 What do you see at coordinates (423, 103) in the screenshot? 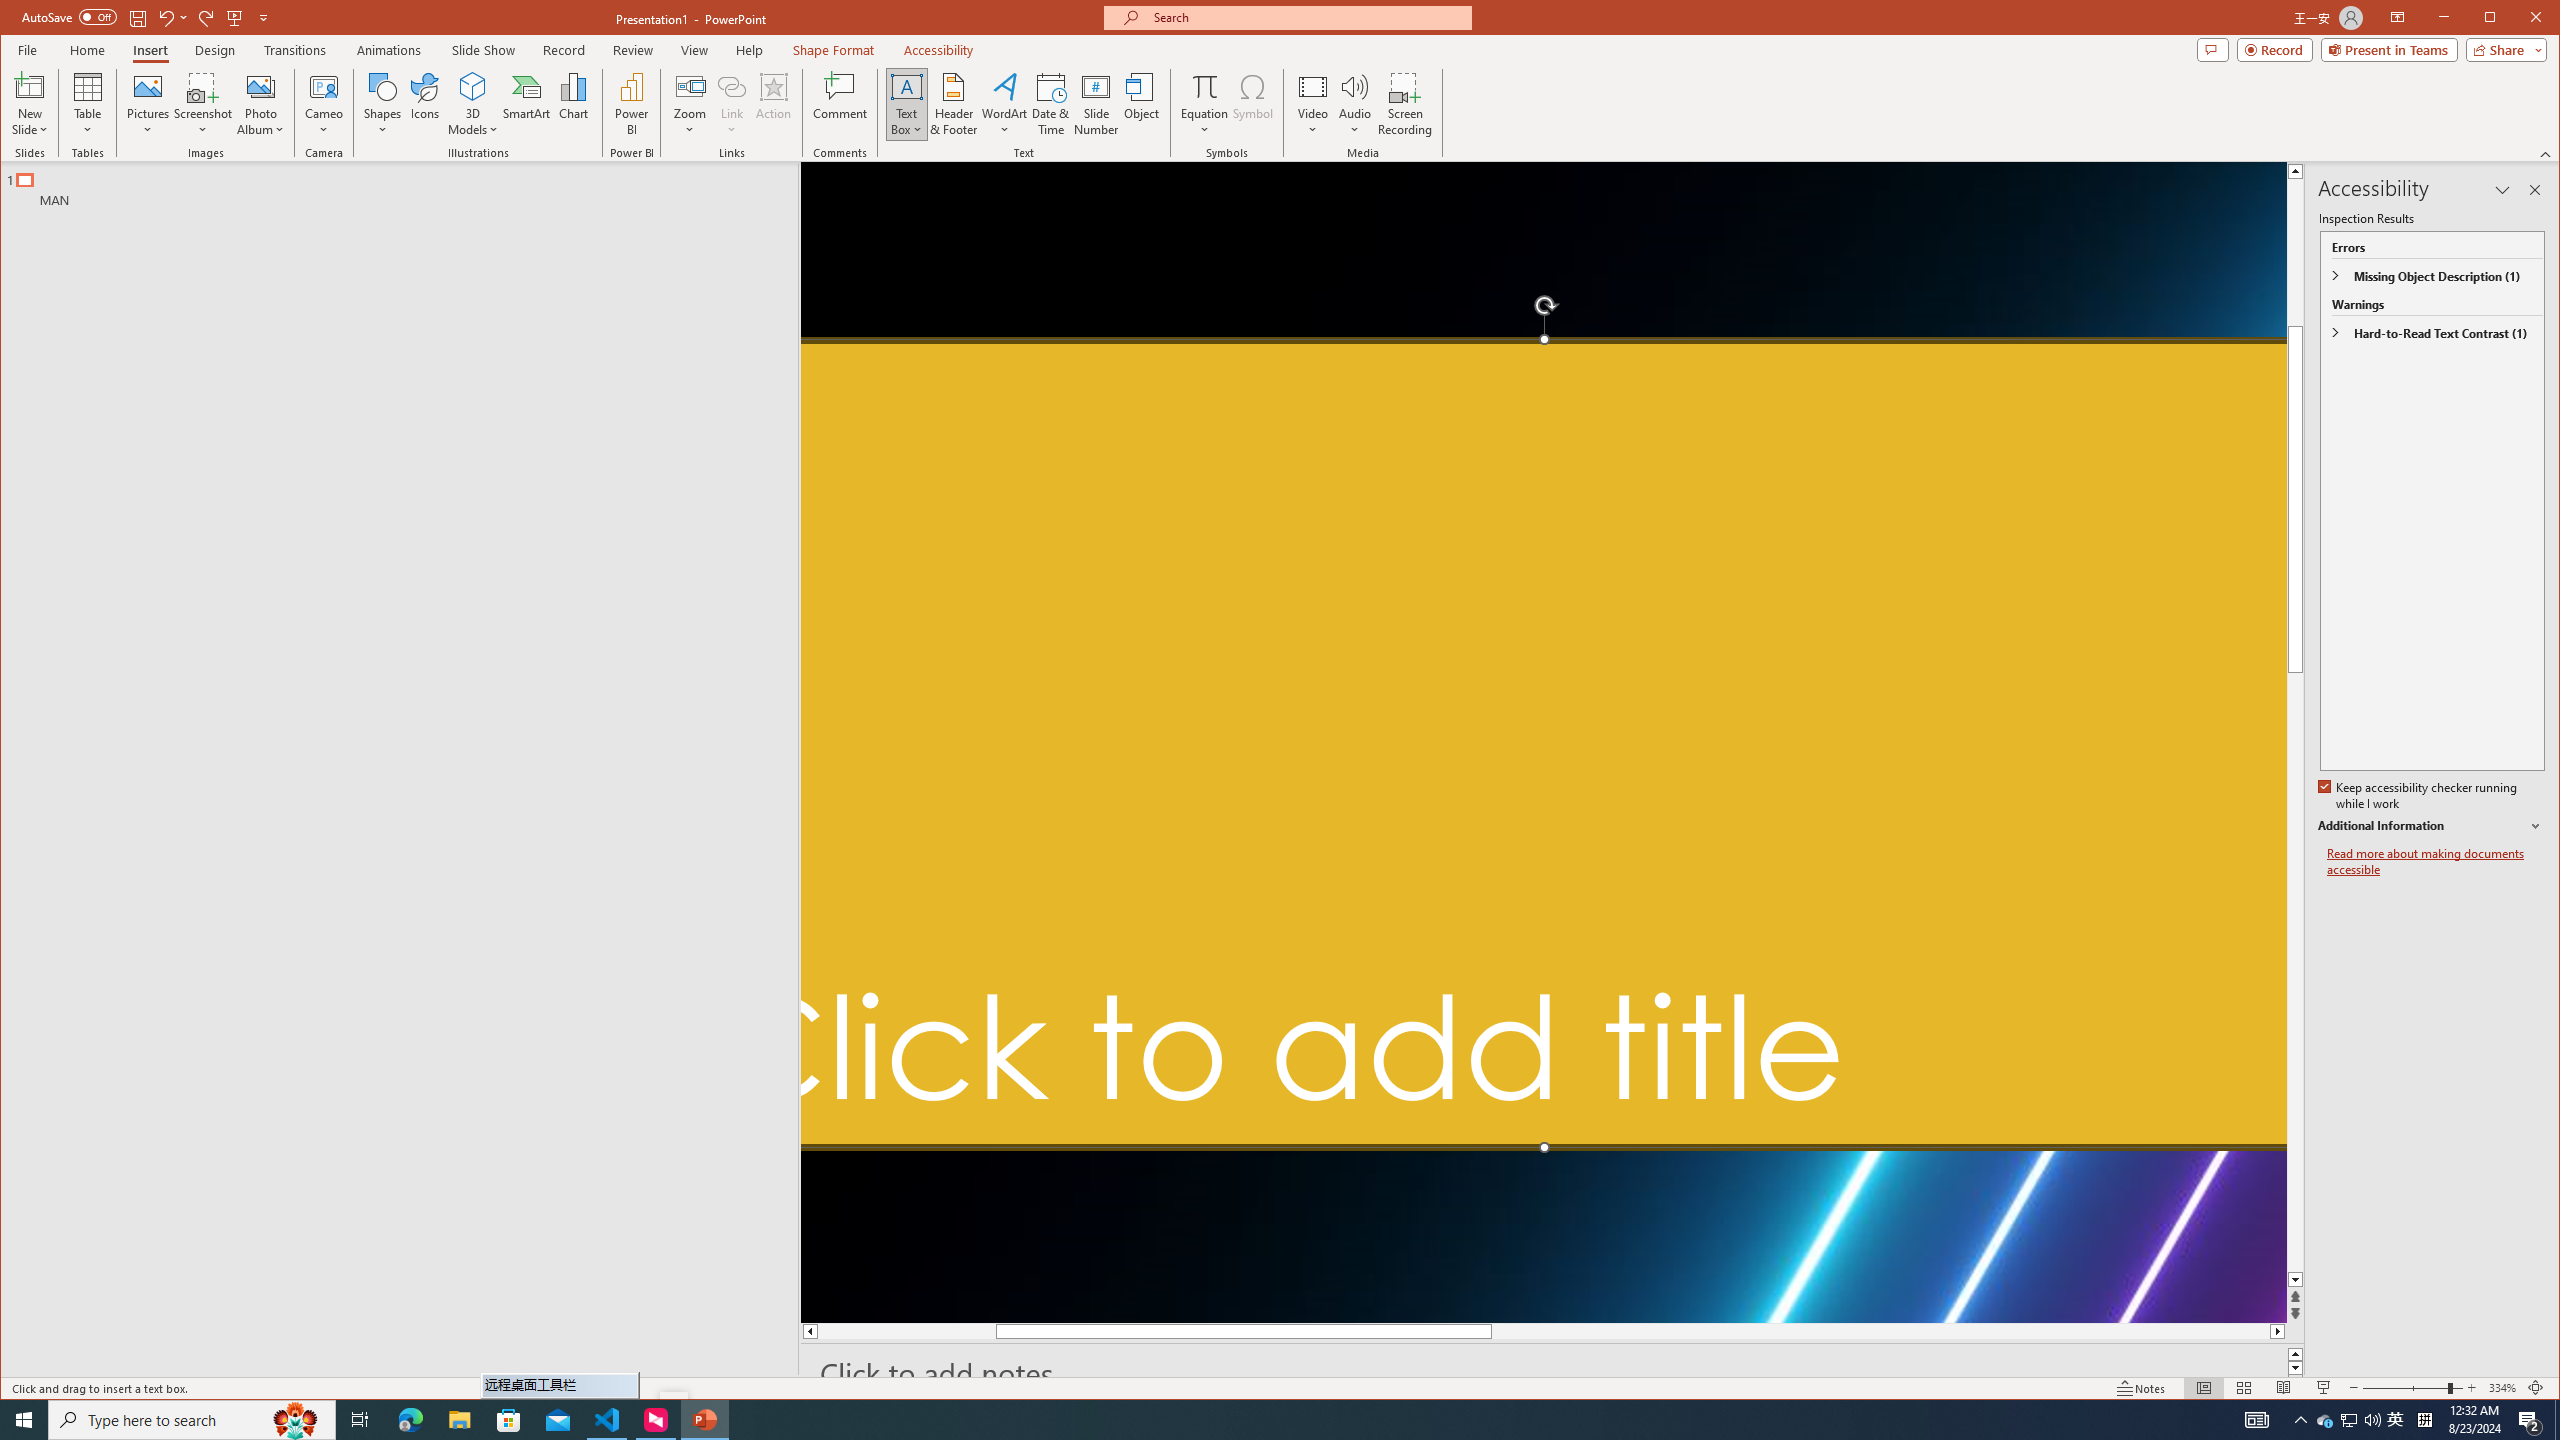
I see `'Icons'` at bounding box center [423, 103].